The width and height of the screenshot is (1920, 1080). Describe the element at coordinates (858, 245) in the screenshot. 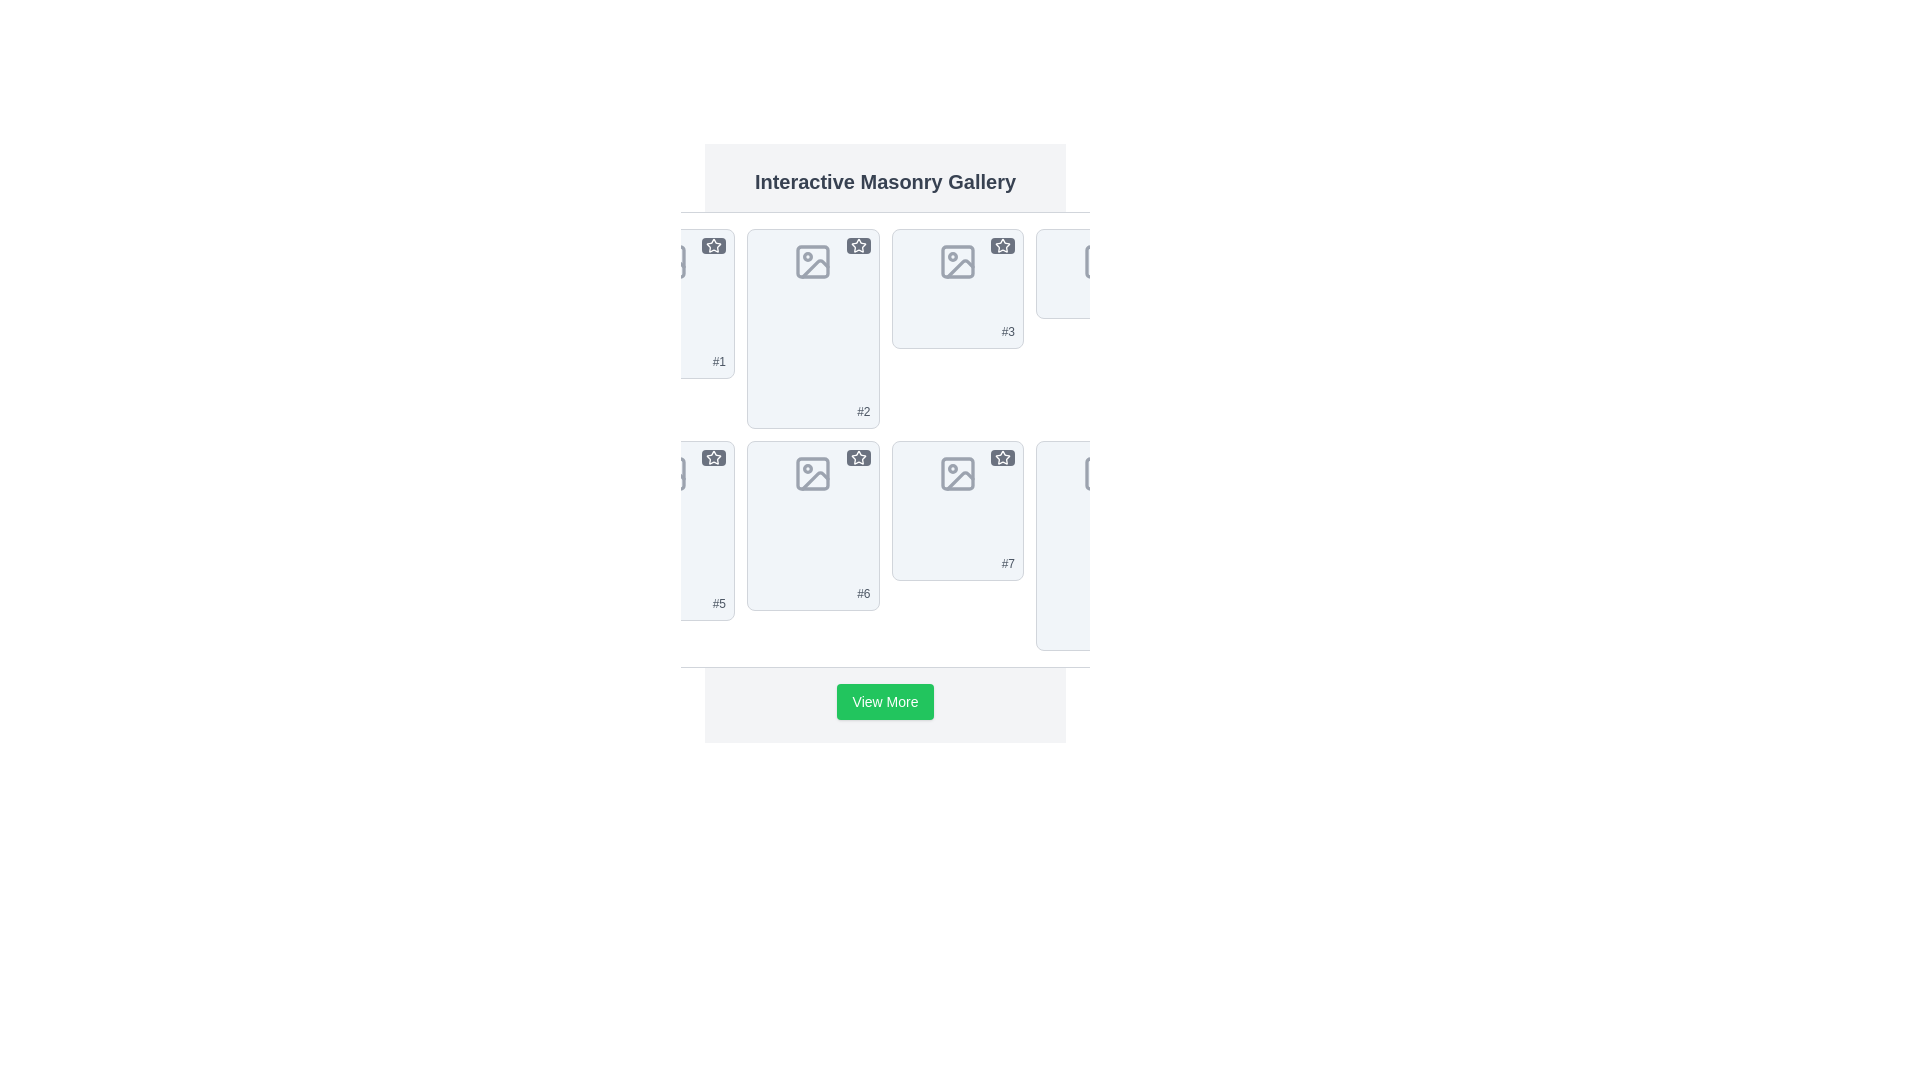

I see `the button in the top-right corner of the second gallery card labeled '#2'` at that location.